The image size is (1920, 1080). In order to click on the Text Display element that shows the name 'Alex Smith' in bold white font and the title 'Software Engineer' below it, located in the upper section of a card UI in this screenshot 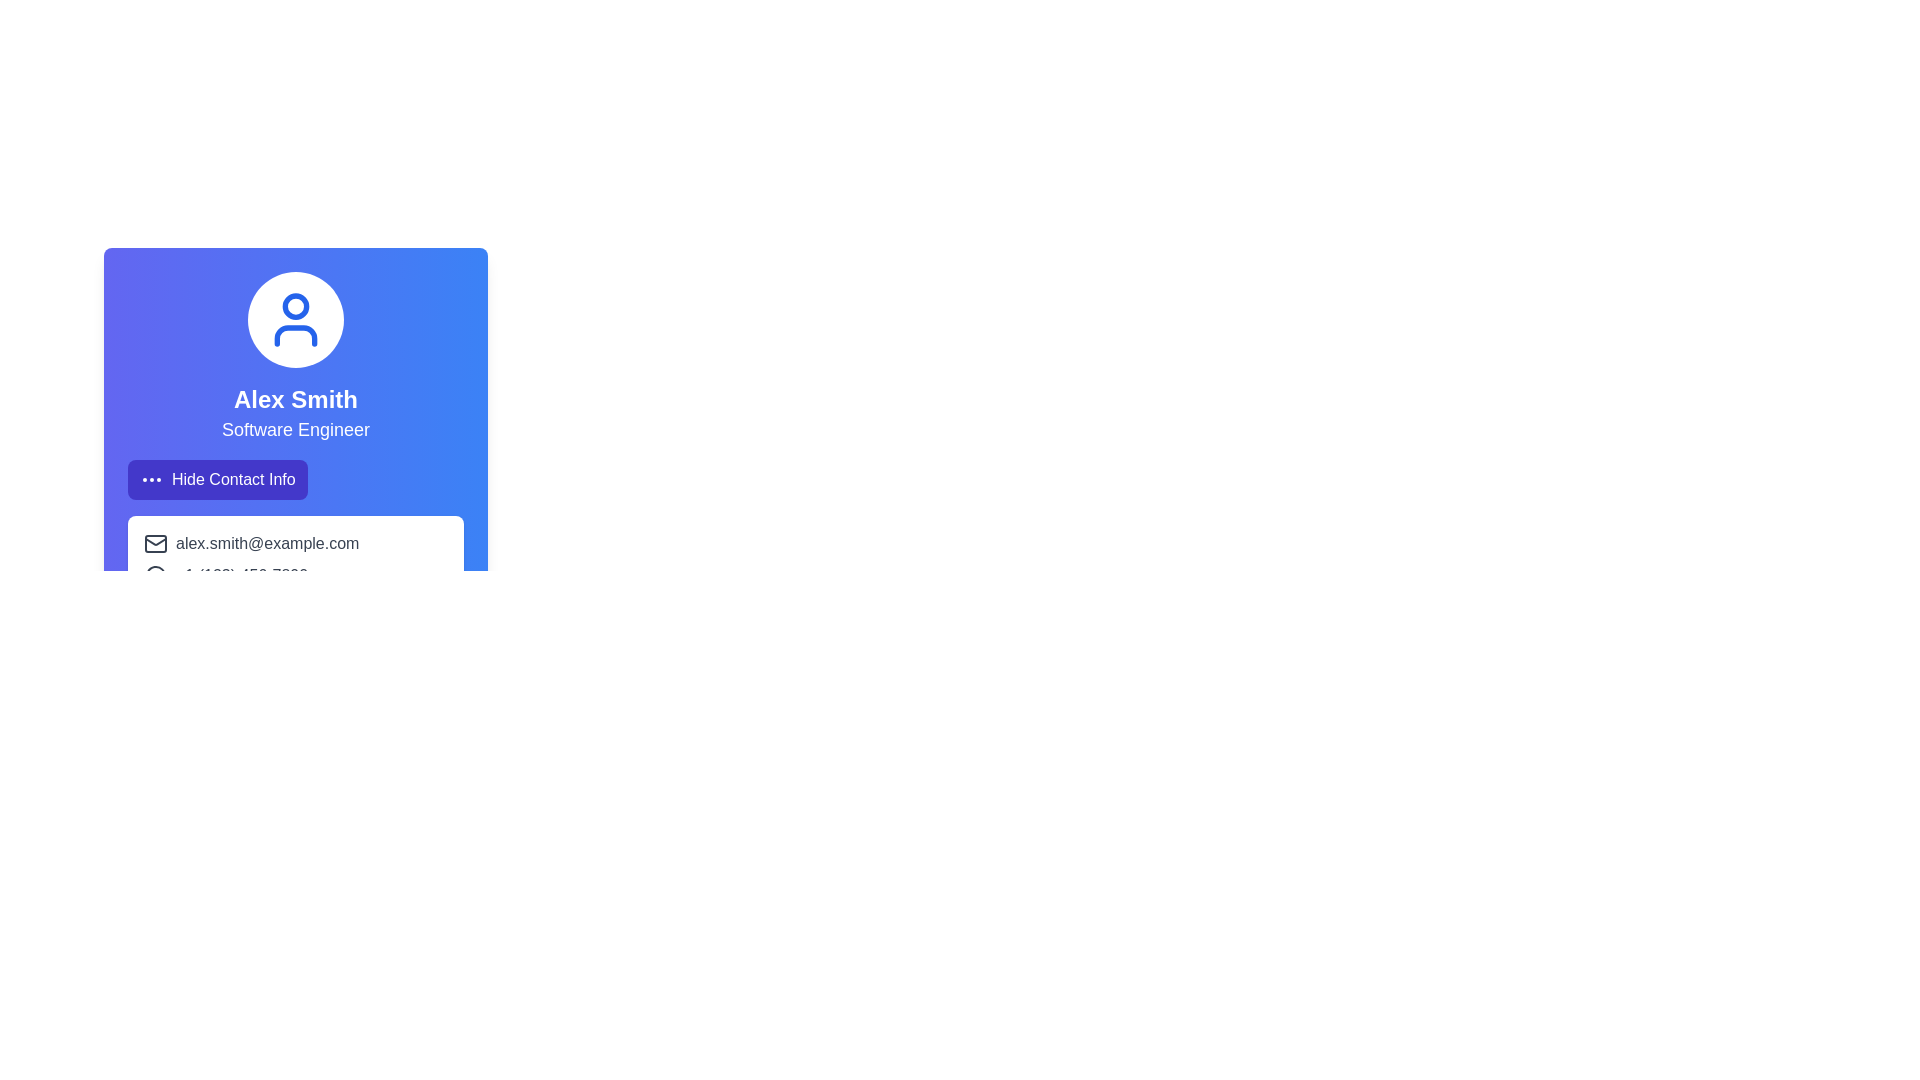, I will do `click(295, 385)`.